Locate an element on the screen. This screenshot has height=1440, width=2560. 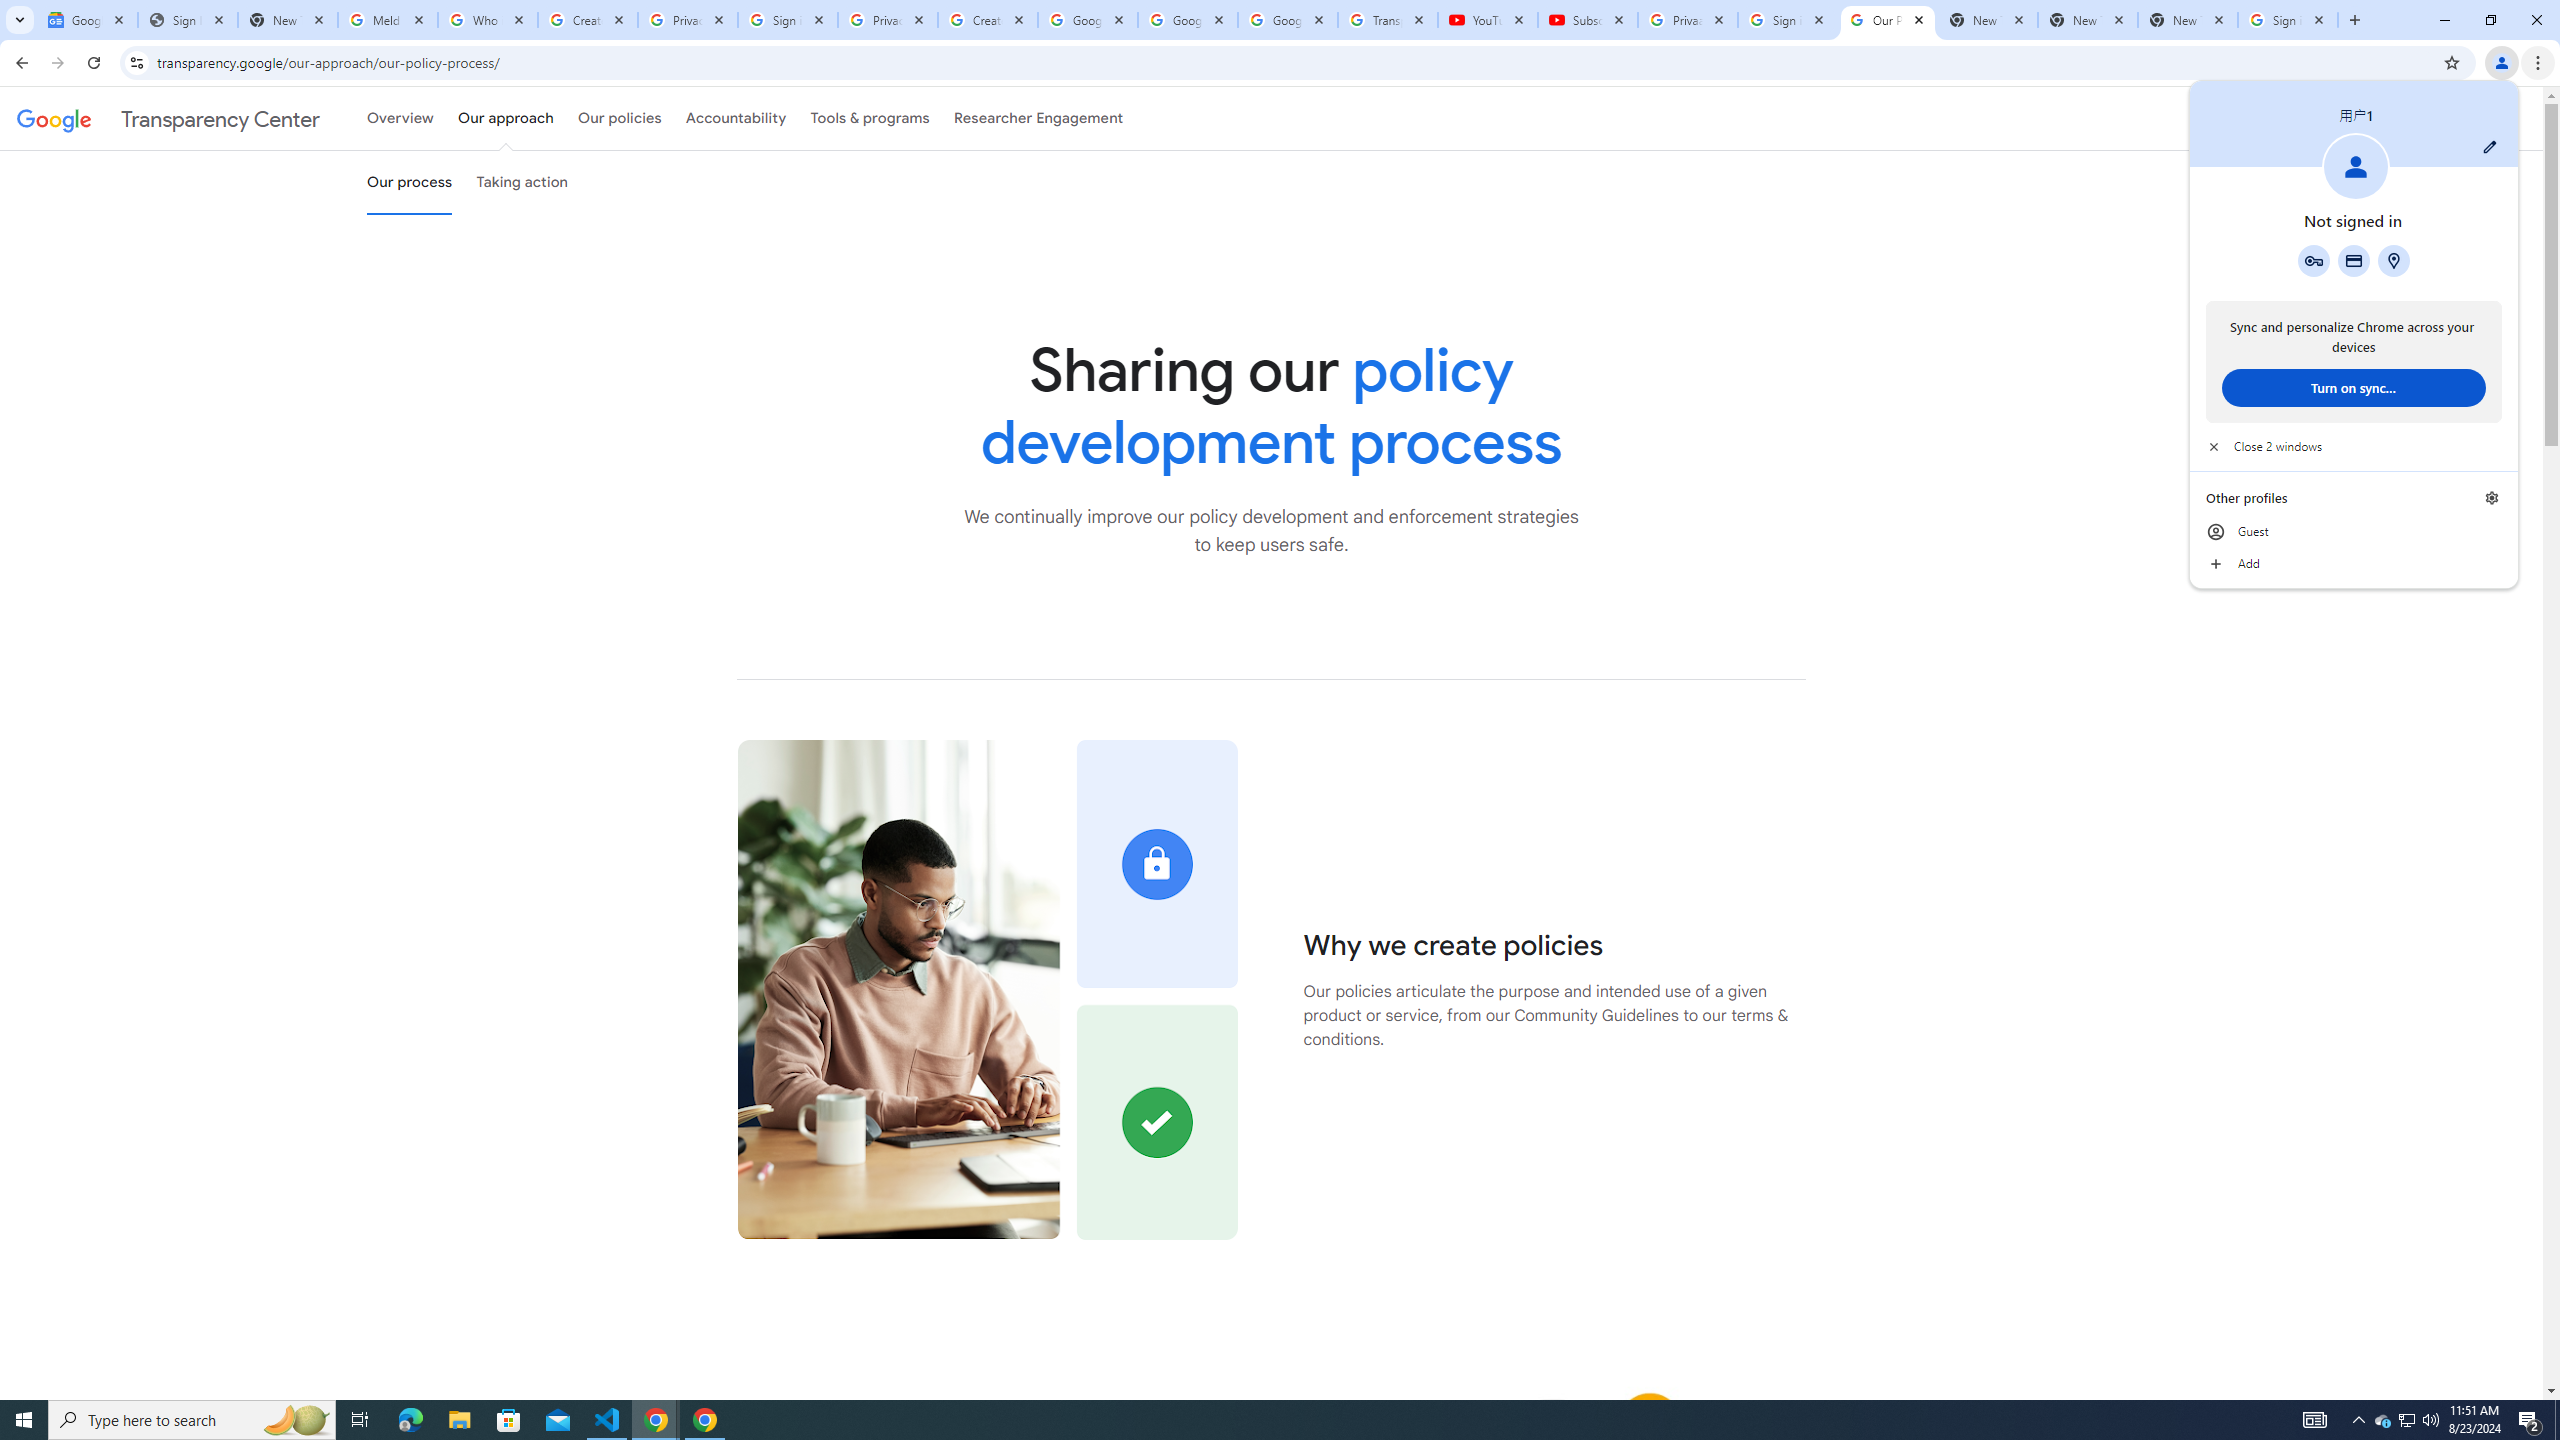
'Addresses and more' is located at coordinates (2392, 260).